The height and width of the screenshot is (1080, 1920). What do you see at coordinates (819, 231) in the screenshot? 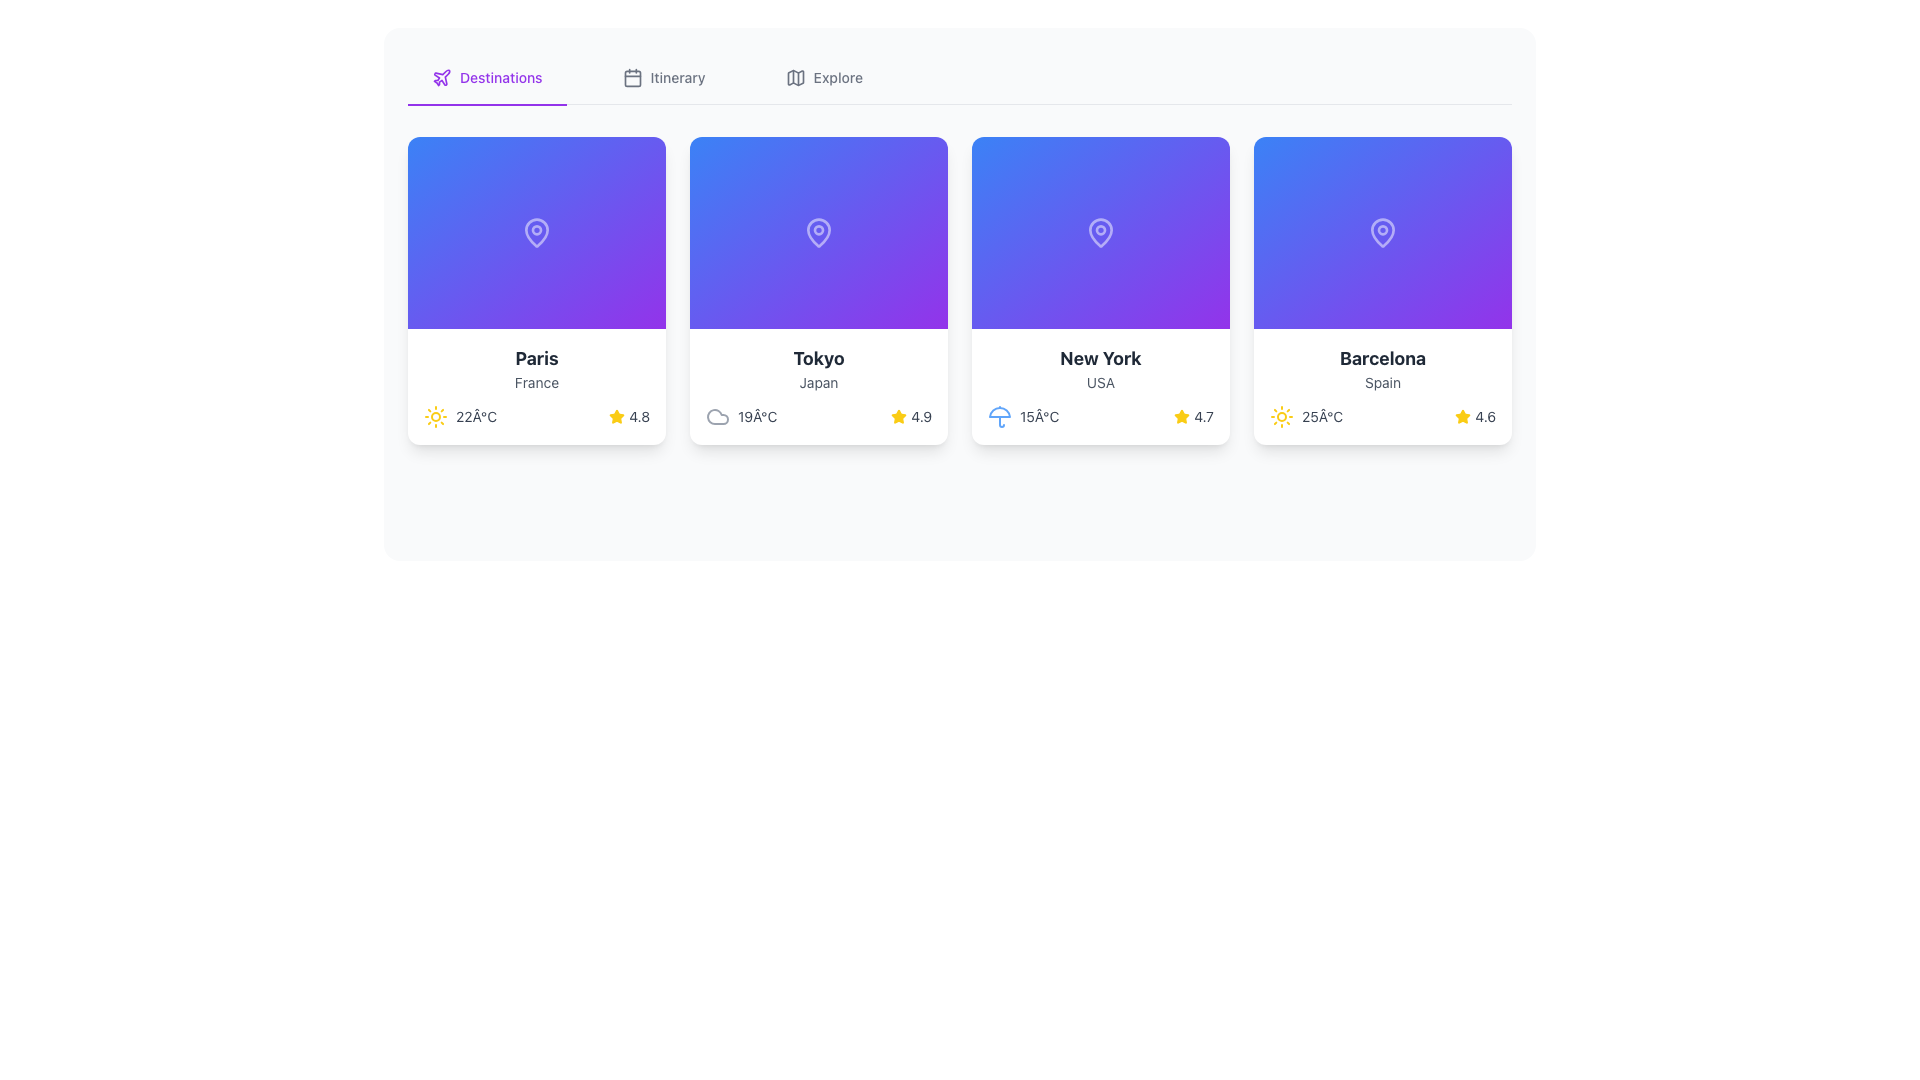
I see `the background with a decorative location pin icon that is centered in the top half of the card representing 'Tokyo'` at bounding box center [819, 231].